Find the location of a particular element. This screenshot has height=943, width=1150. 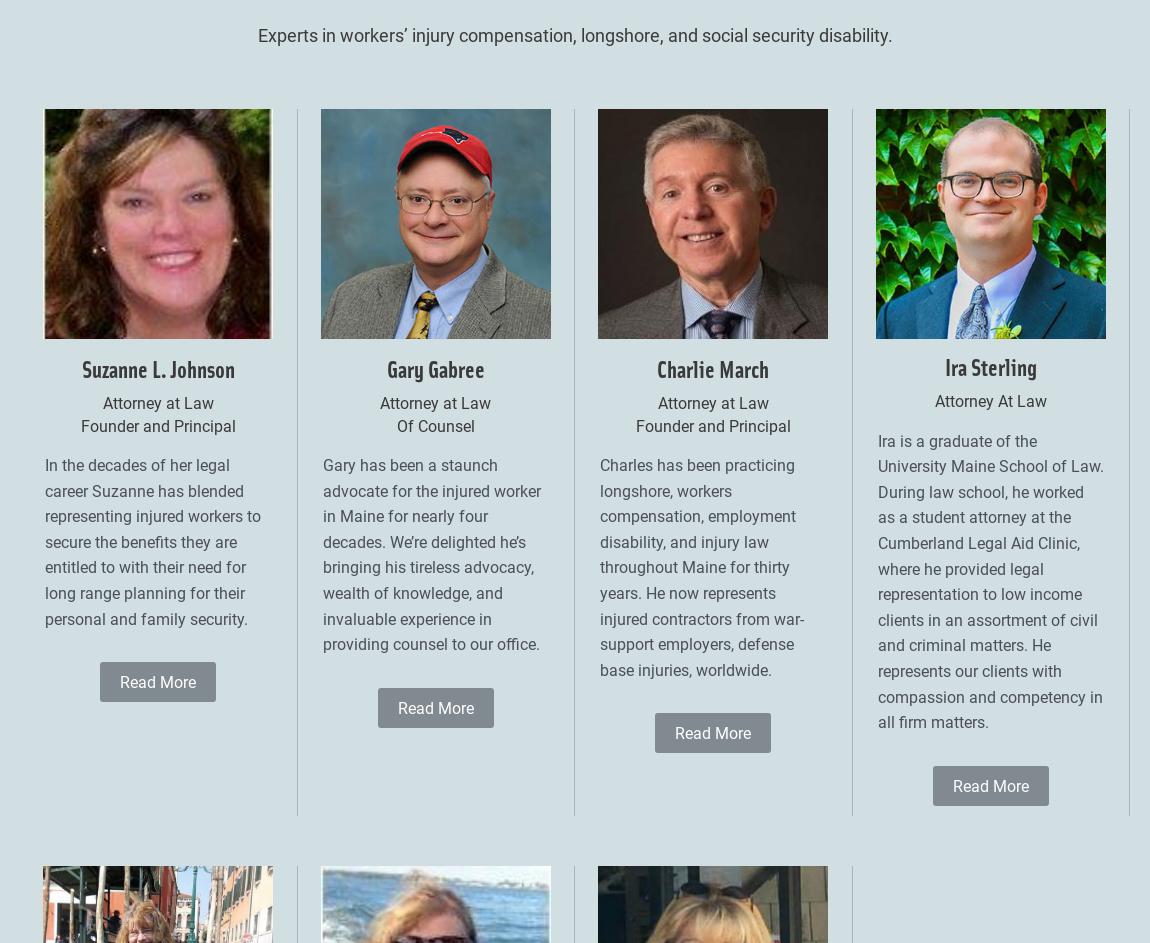

'Gary Gabree' is located at coordinates (386, 367).